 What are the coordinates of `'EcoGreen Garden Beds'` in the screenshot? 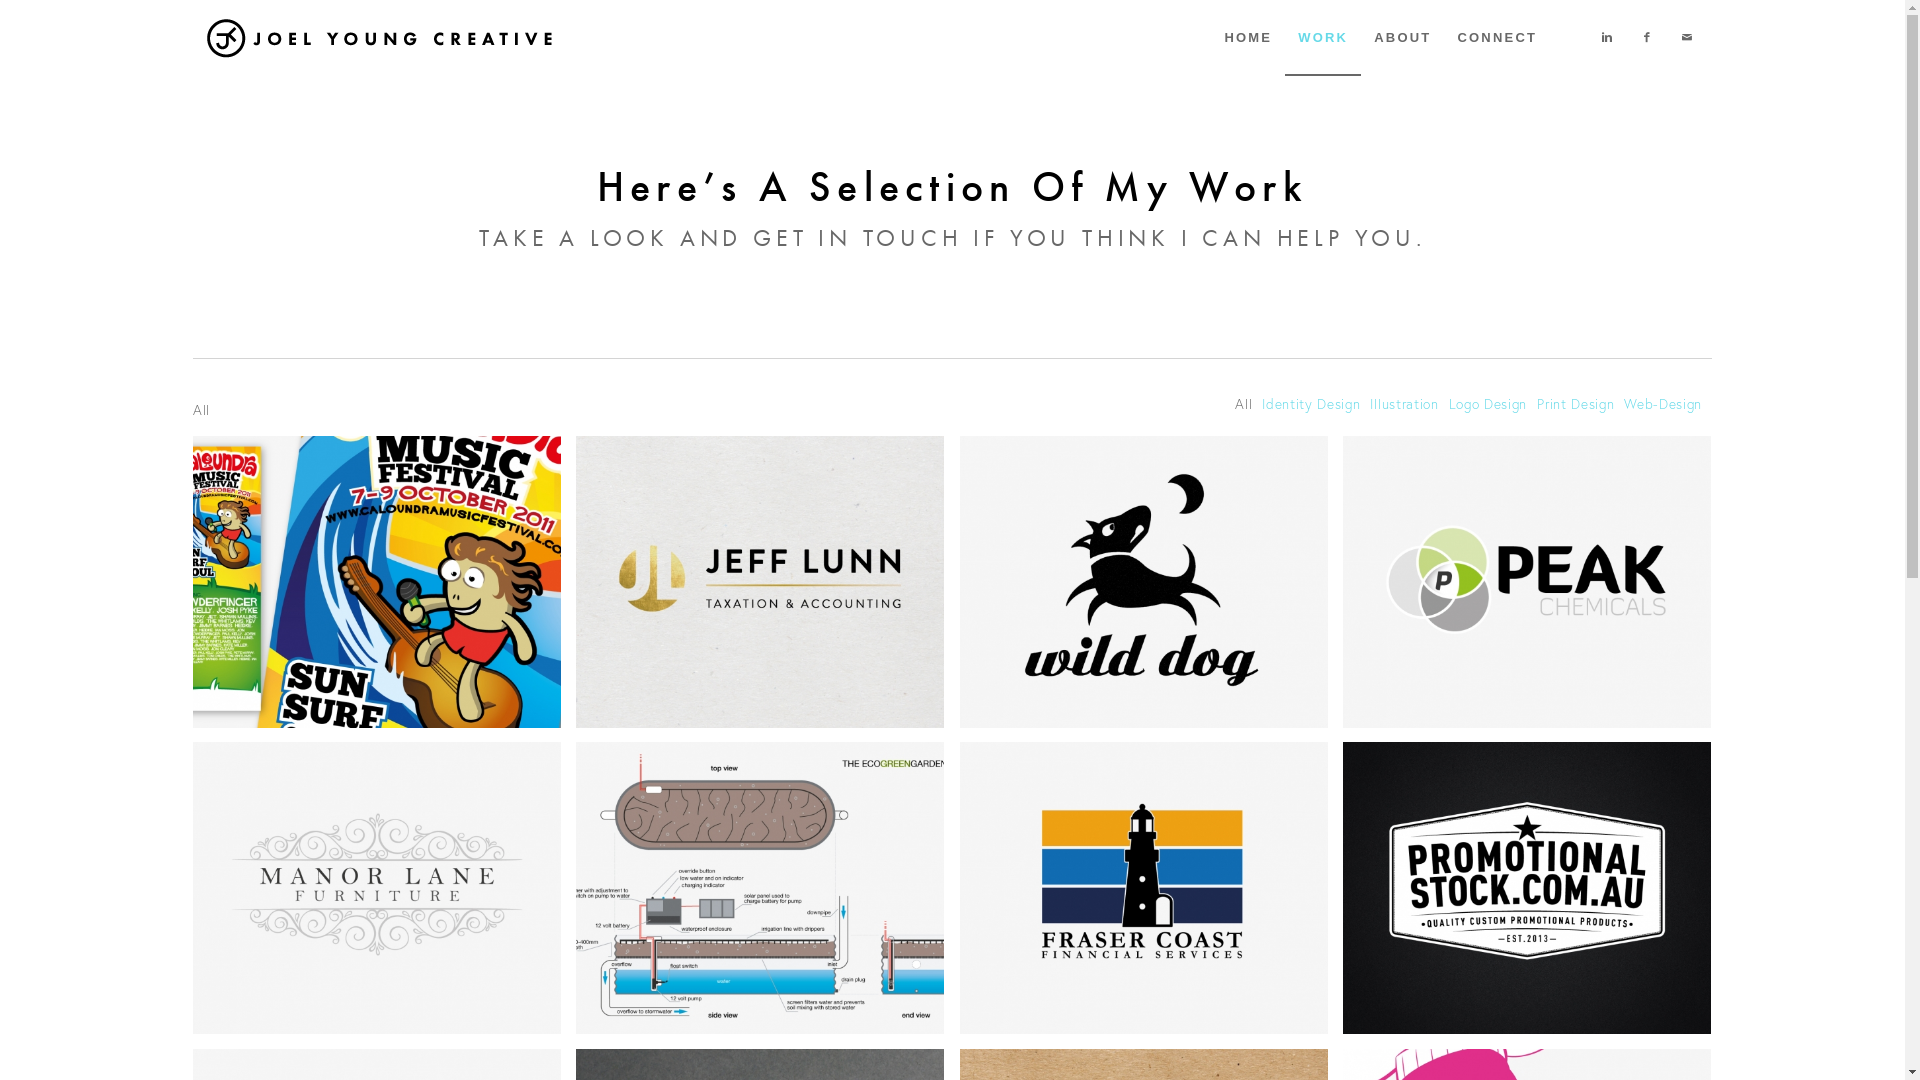 It's located at (575, 894).